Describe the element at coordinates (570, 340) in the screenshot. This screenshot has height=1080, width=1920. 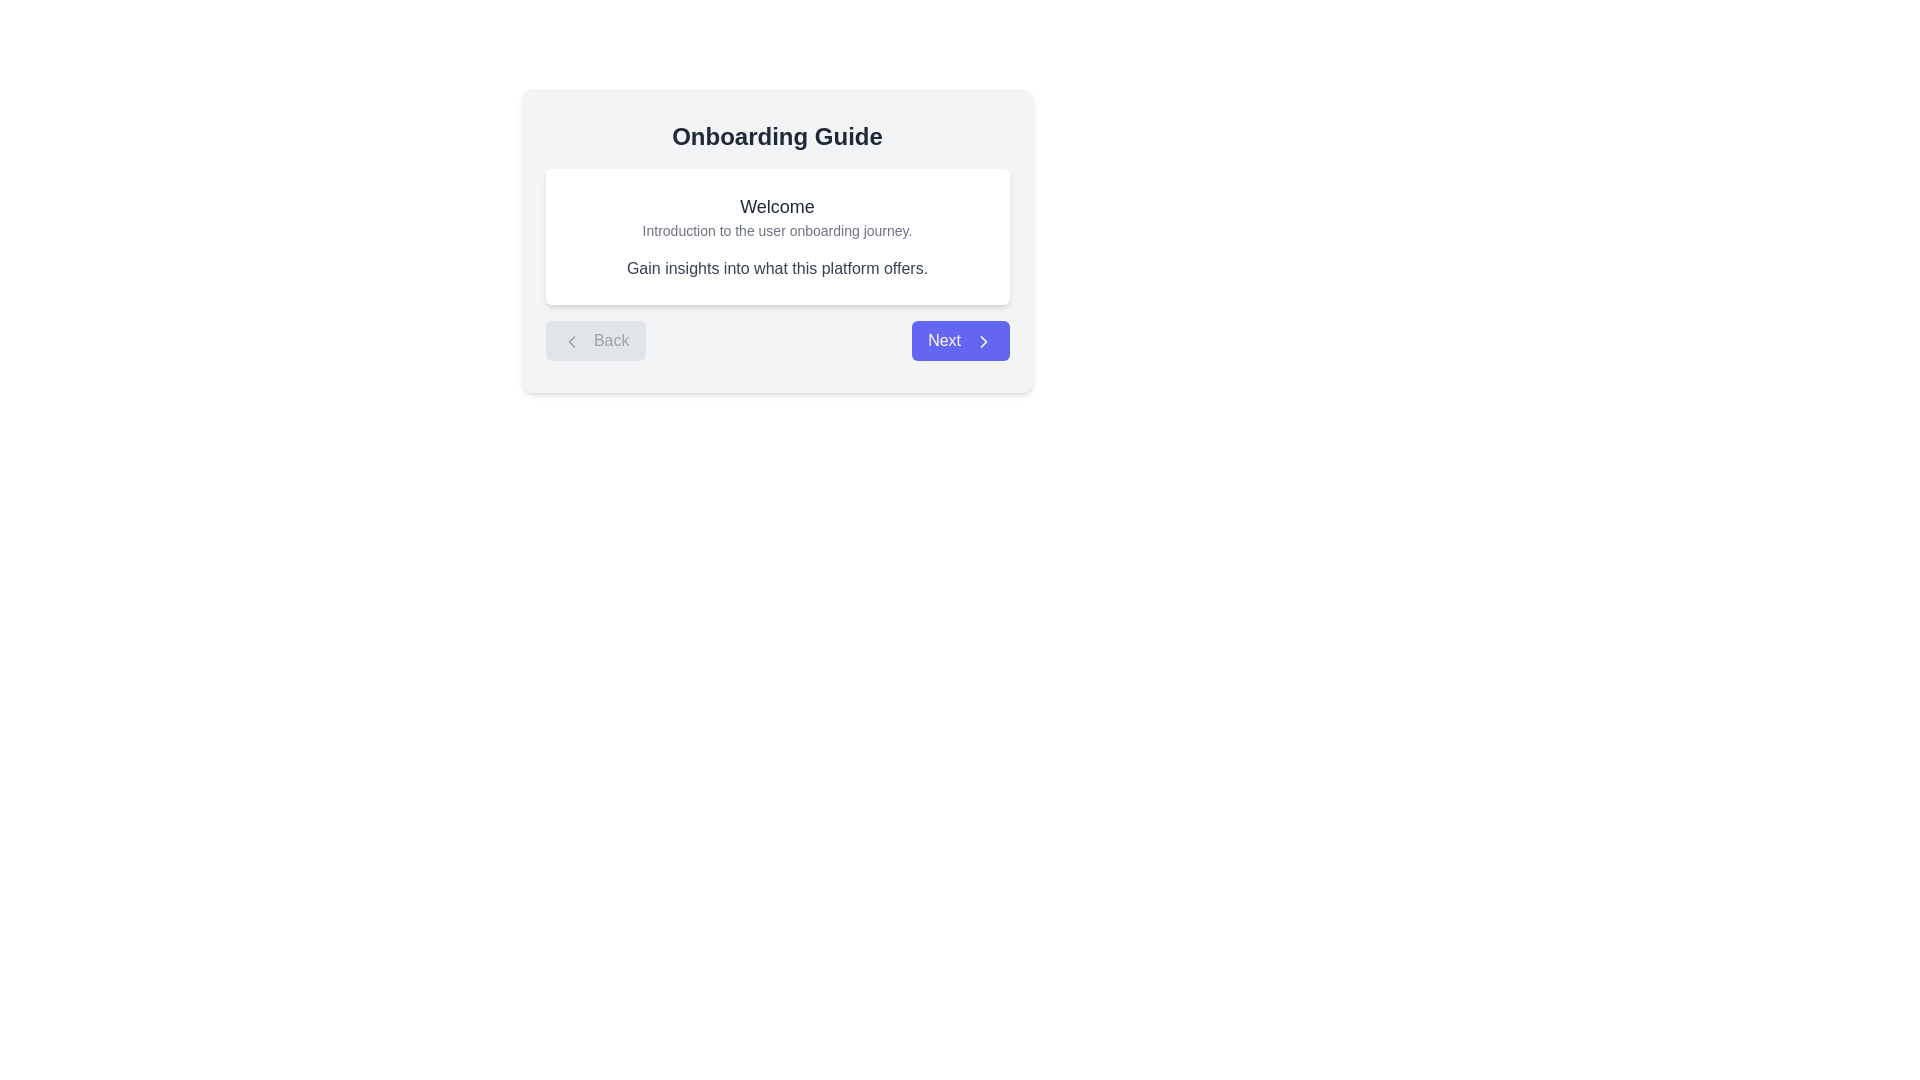
I see `the chevron icon indicating navigation to the previous step, located within the back button area at the lower left of the onboarding card` at that location.